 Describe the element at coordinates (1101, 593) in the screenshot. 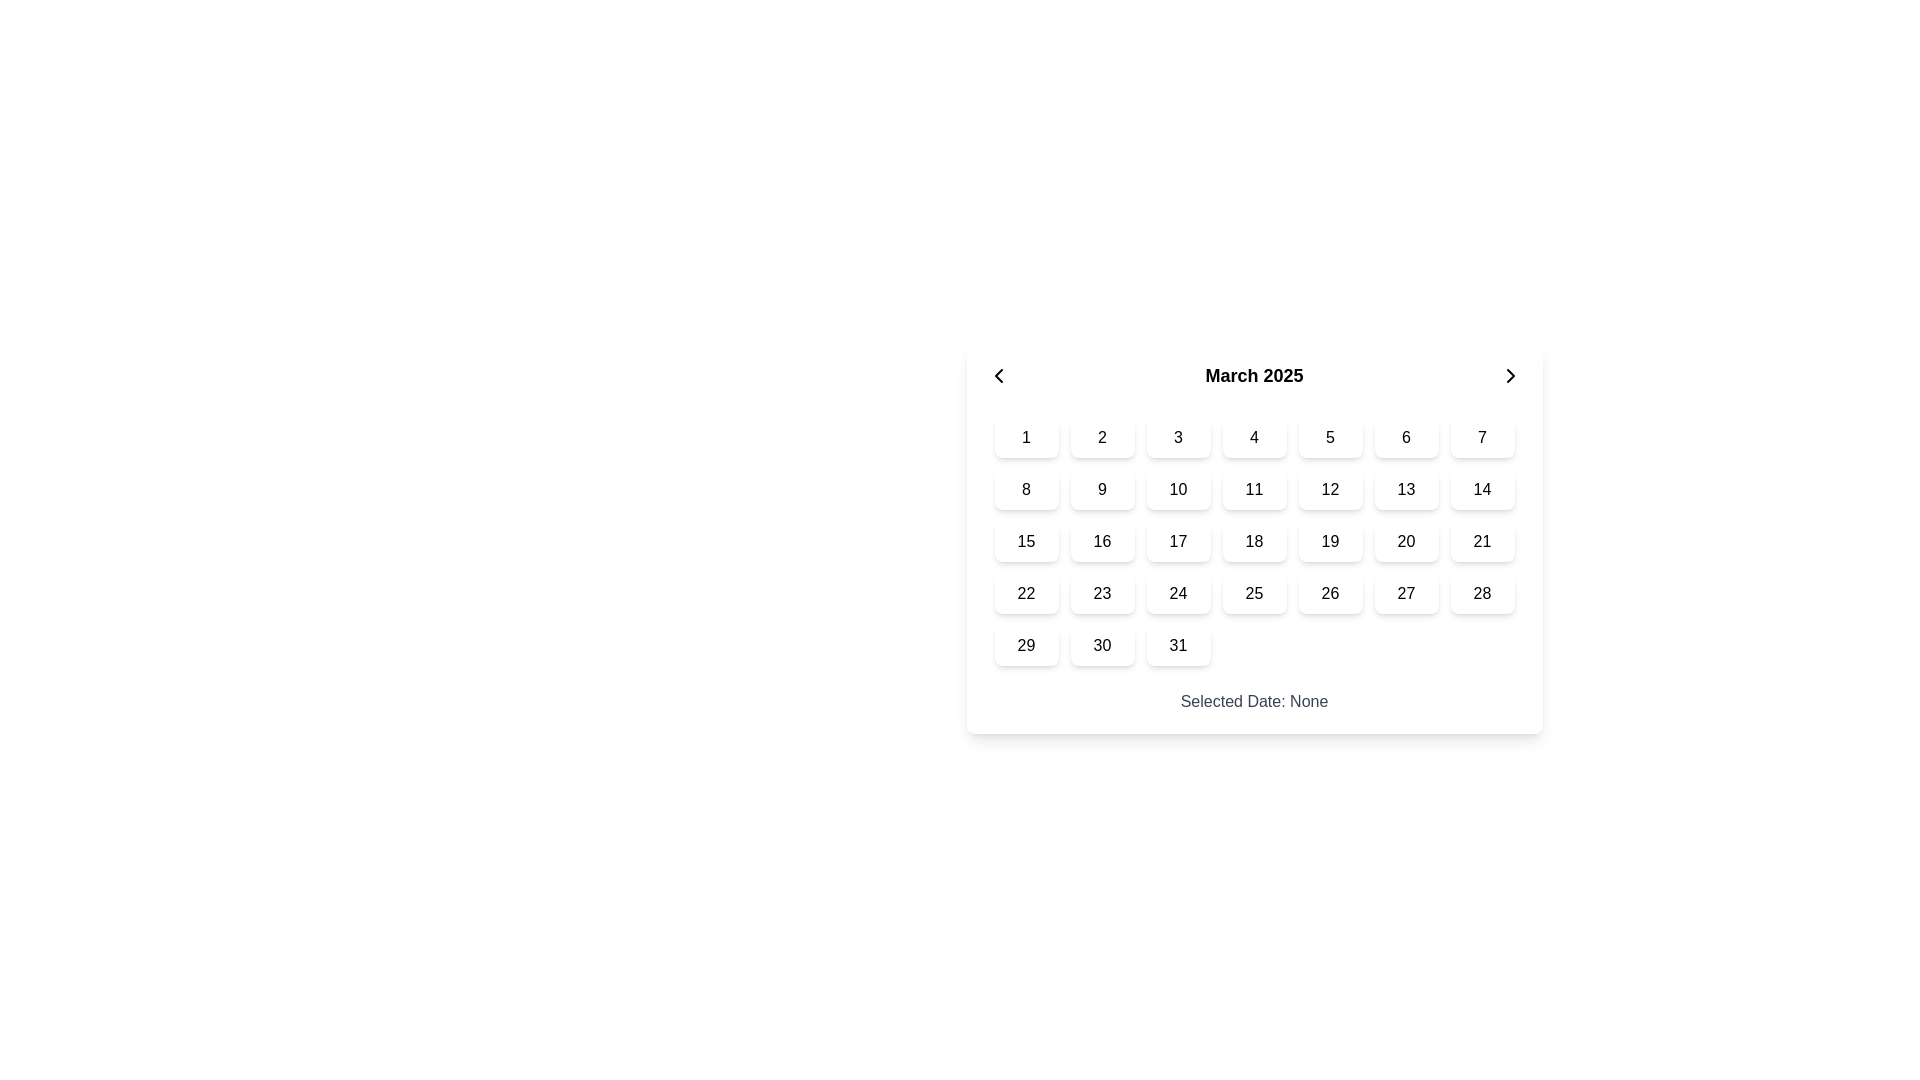

I see `the selectable calendar date button displaying the number '23'` at that location.